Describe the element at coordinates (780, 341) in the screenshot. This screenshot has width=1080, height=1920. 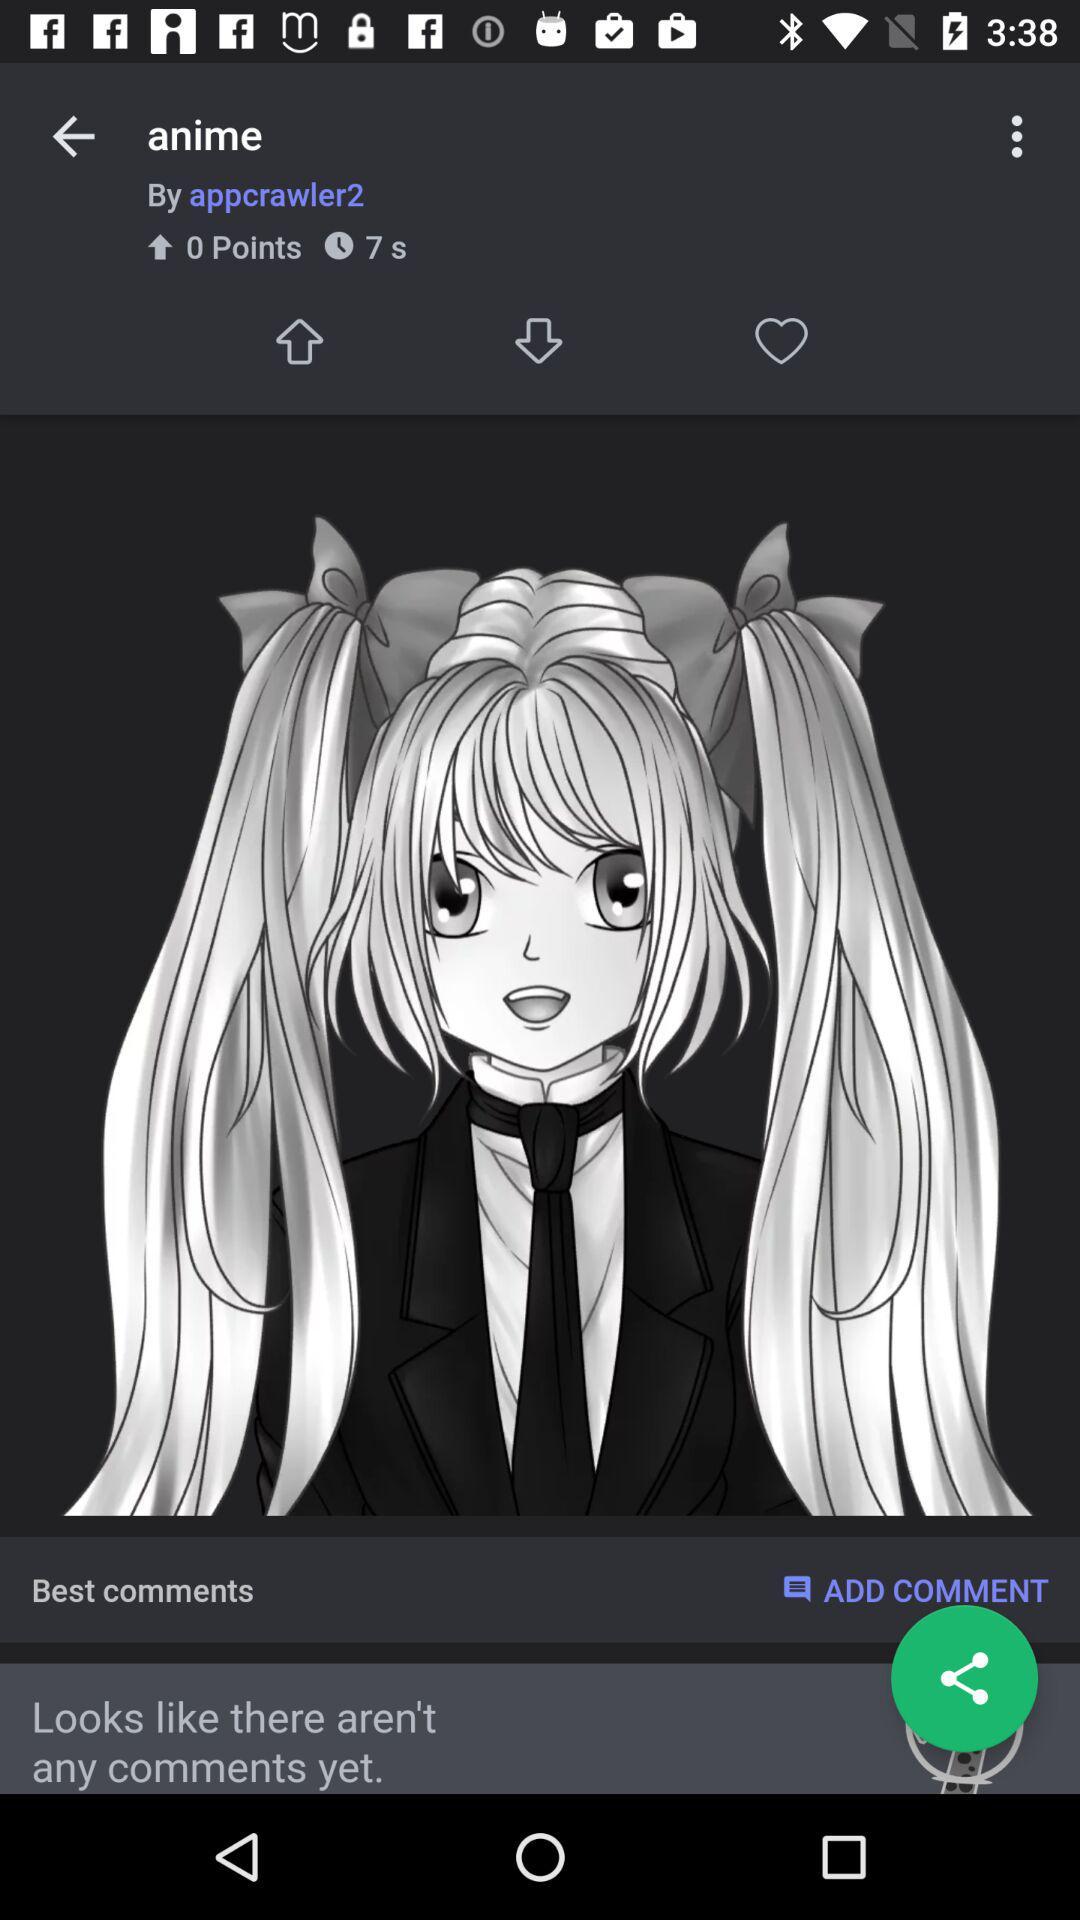
I see `like post` at that location.